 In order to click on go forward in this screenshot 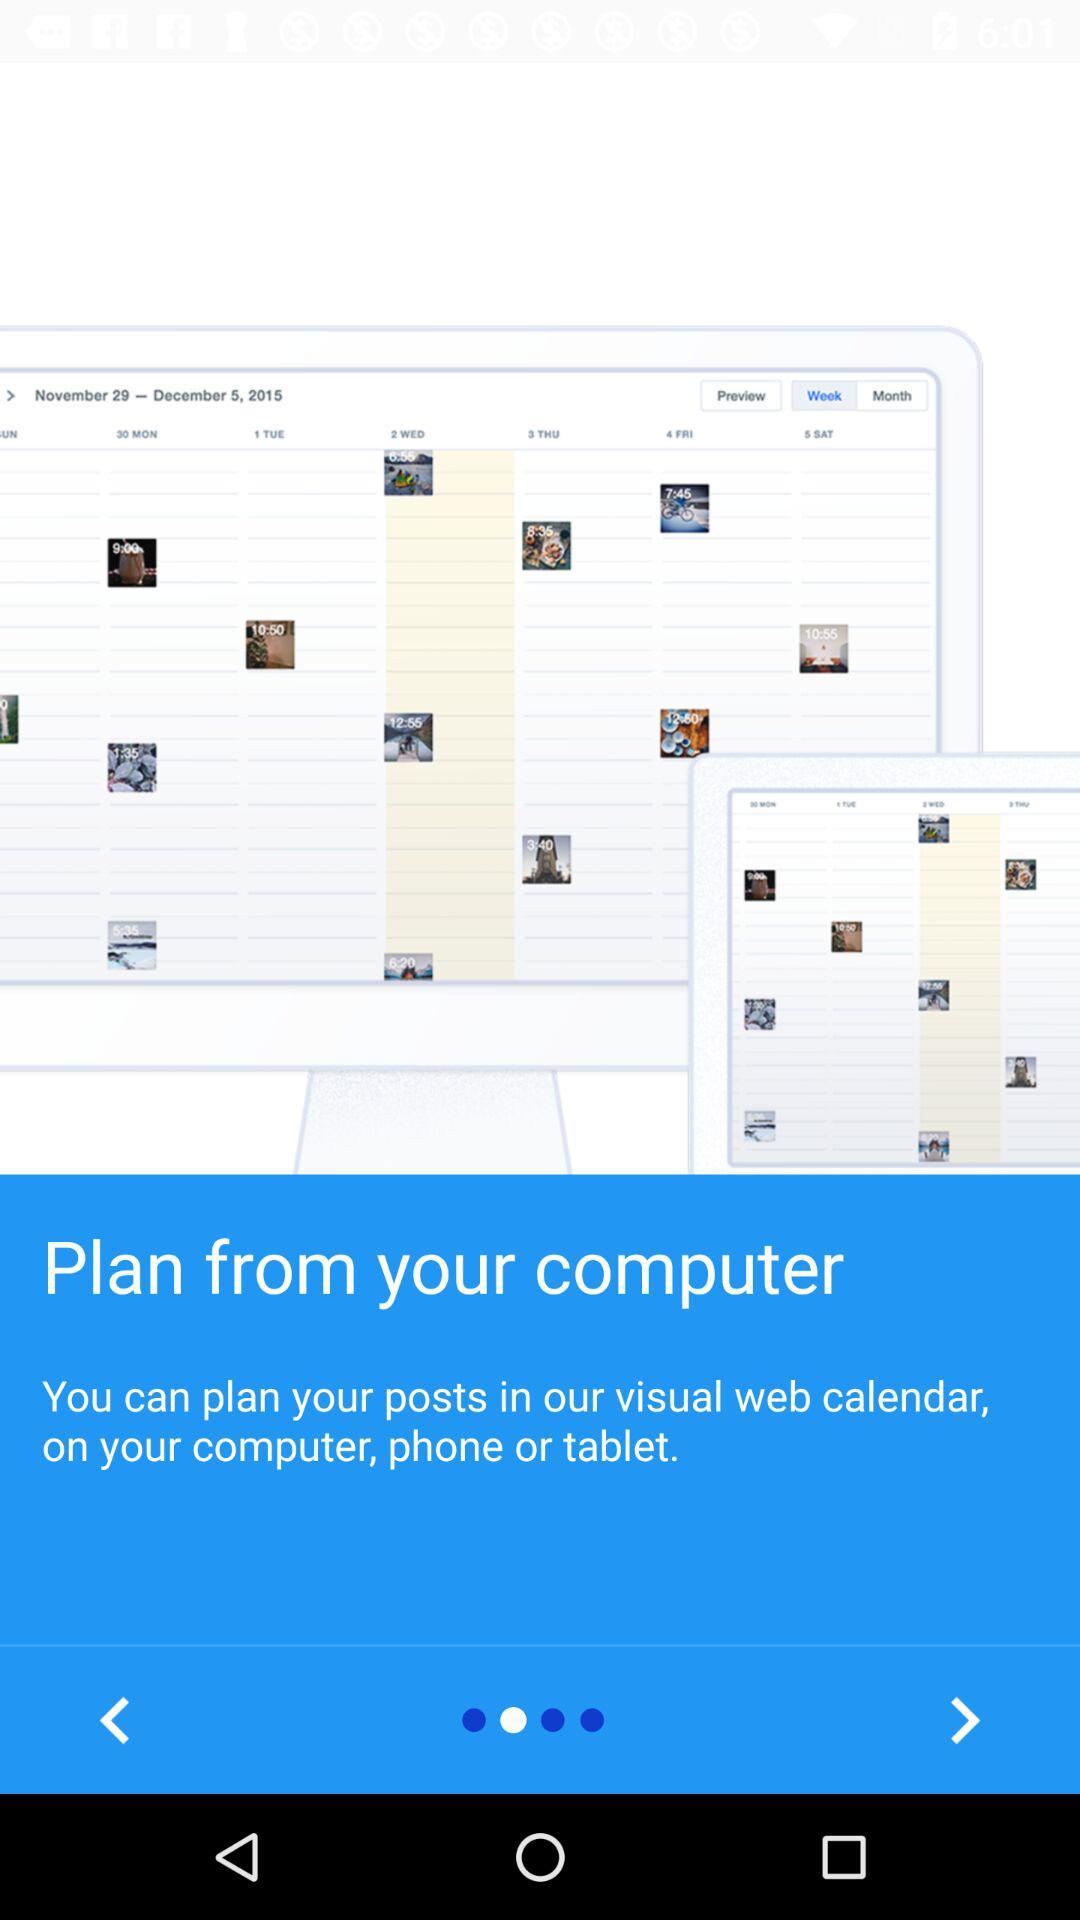, I will do `click(963, 1719)`.